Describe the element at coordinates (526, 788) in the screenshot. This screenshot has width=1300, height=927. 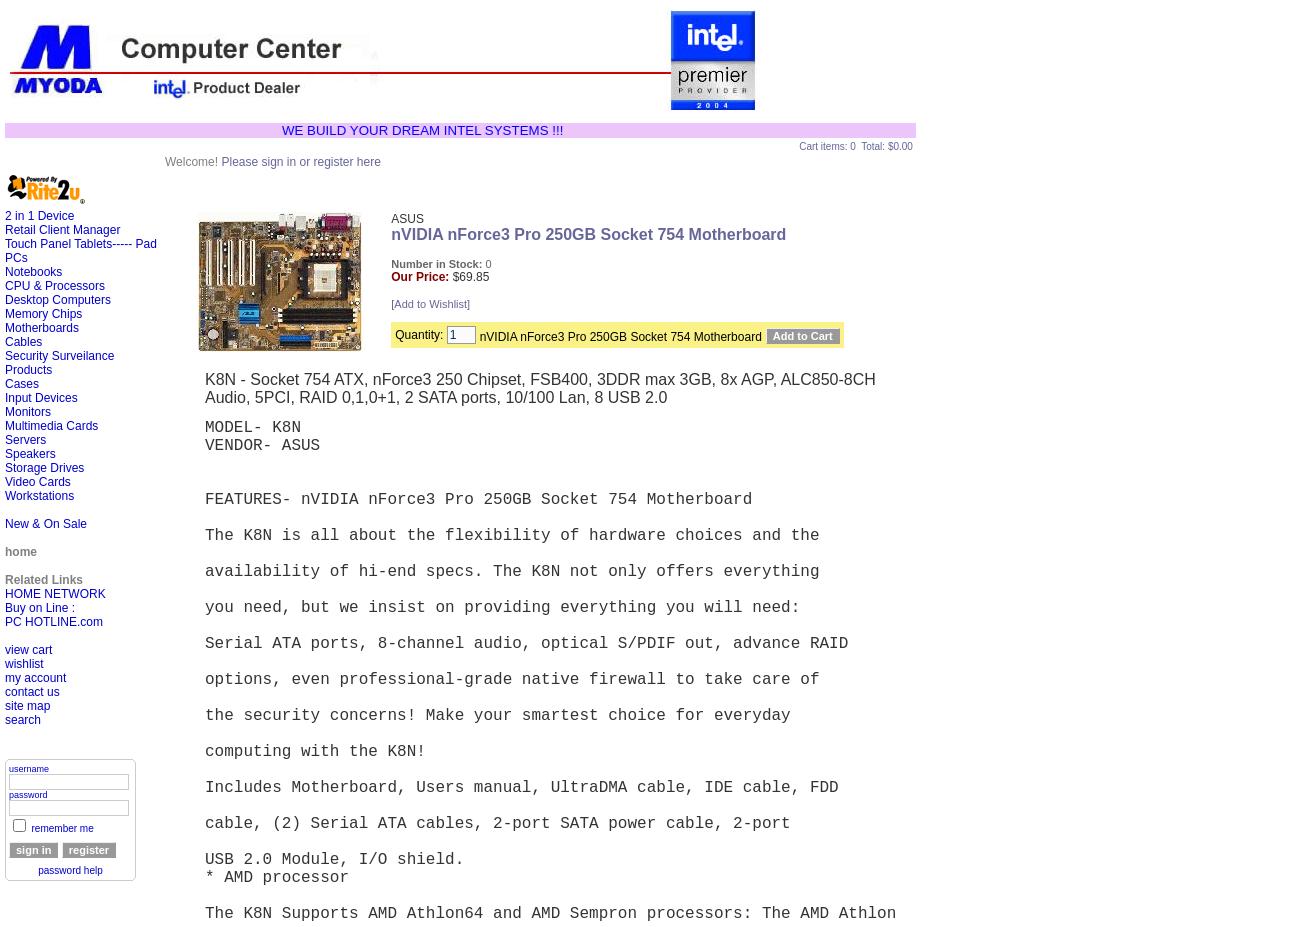
I see `'Includes Motherboard, Users manual, UltraDMA cable, IDE cable, FDD'` at that location.